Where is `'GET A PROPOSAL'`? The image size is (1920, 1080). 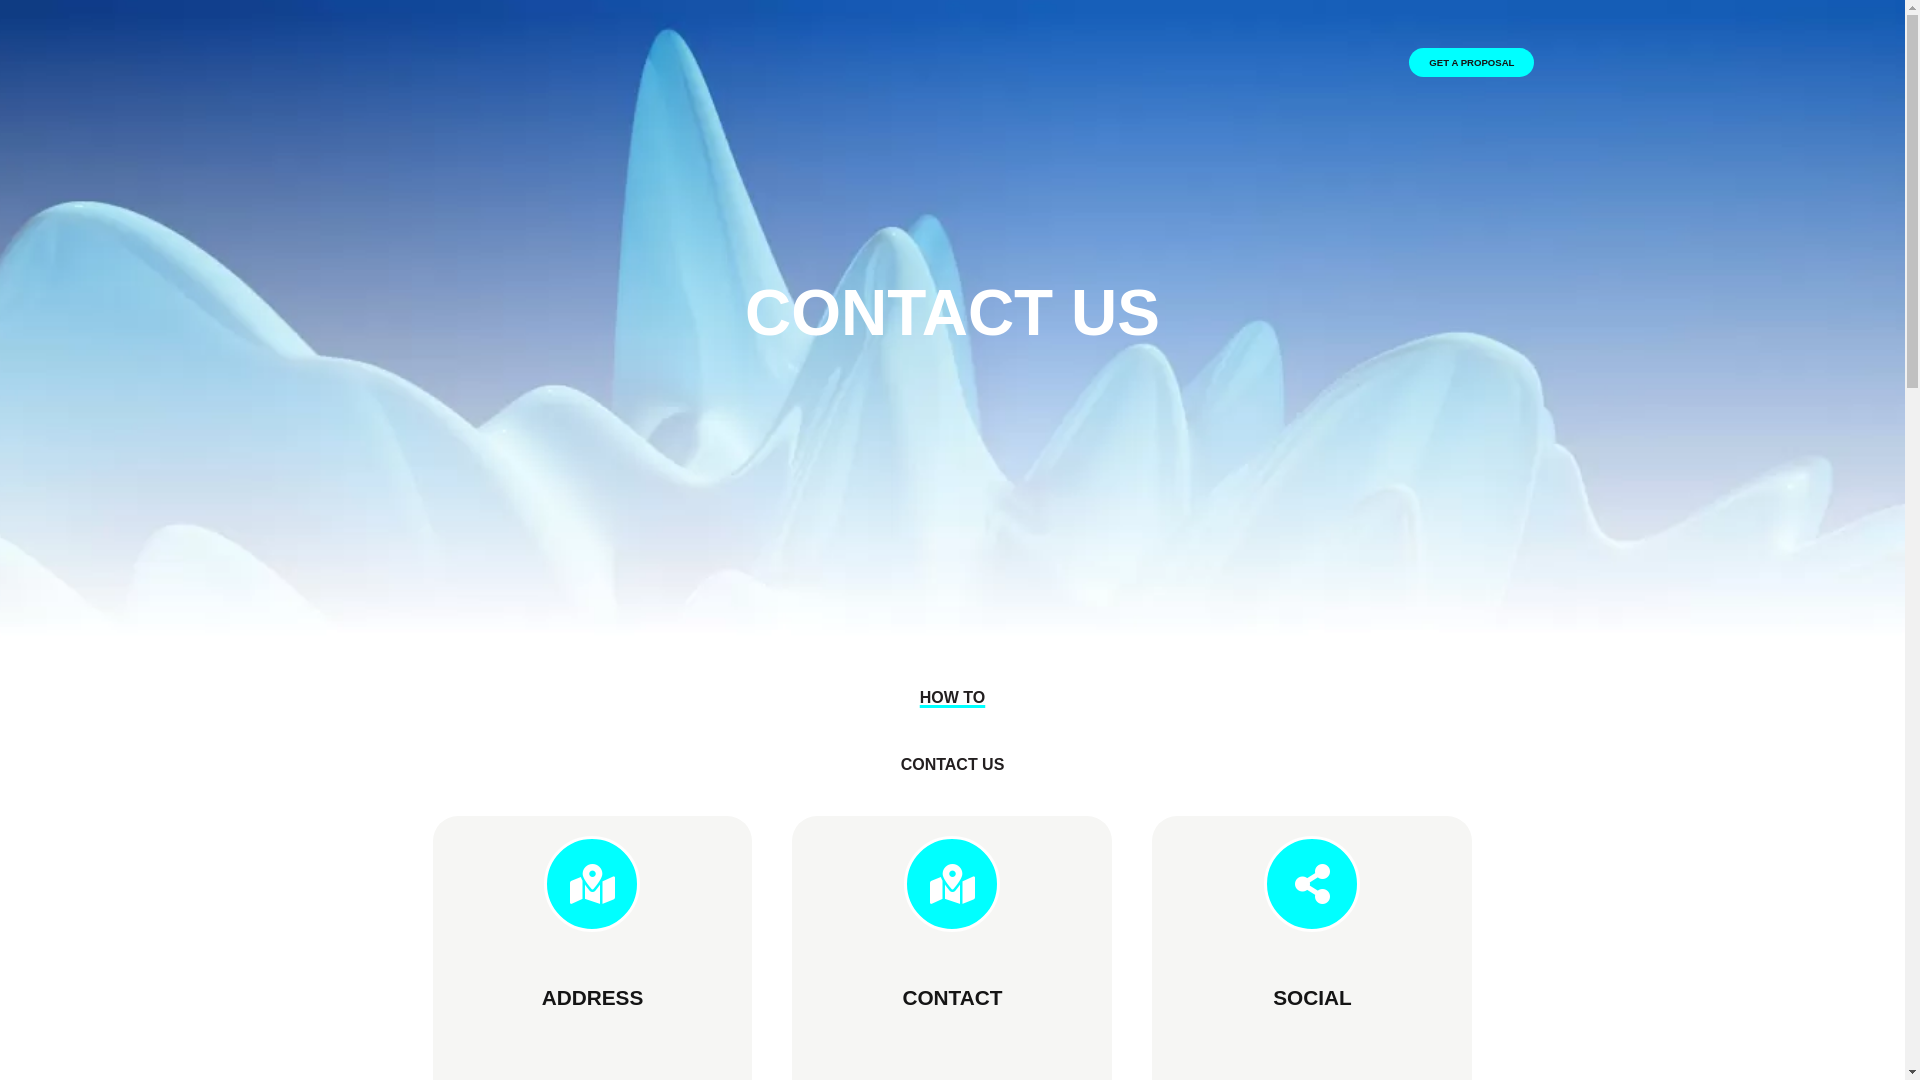 'GET A PROPOSAL' is located at coordinates (1471, 61).